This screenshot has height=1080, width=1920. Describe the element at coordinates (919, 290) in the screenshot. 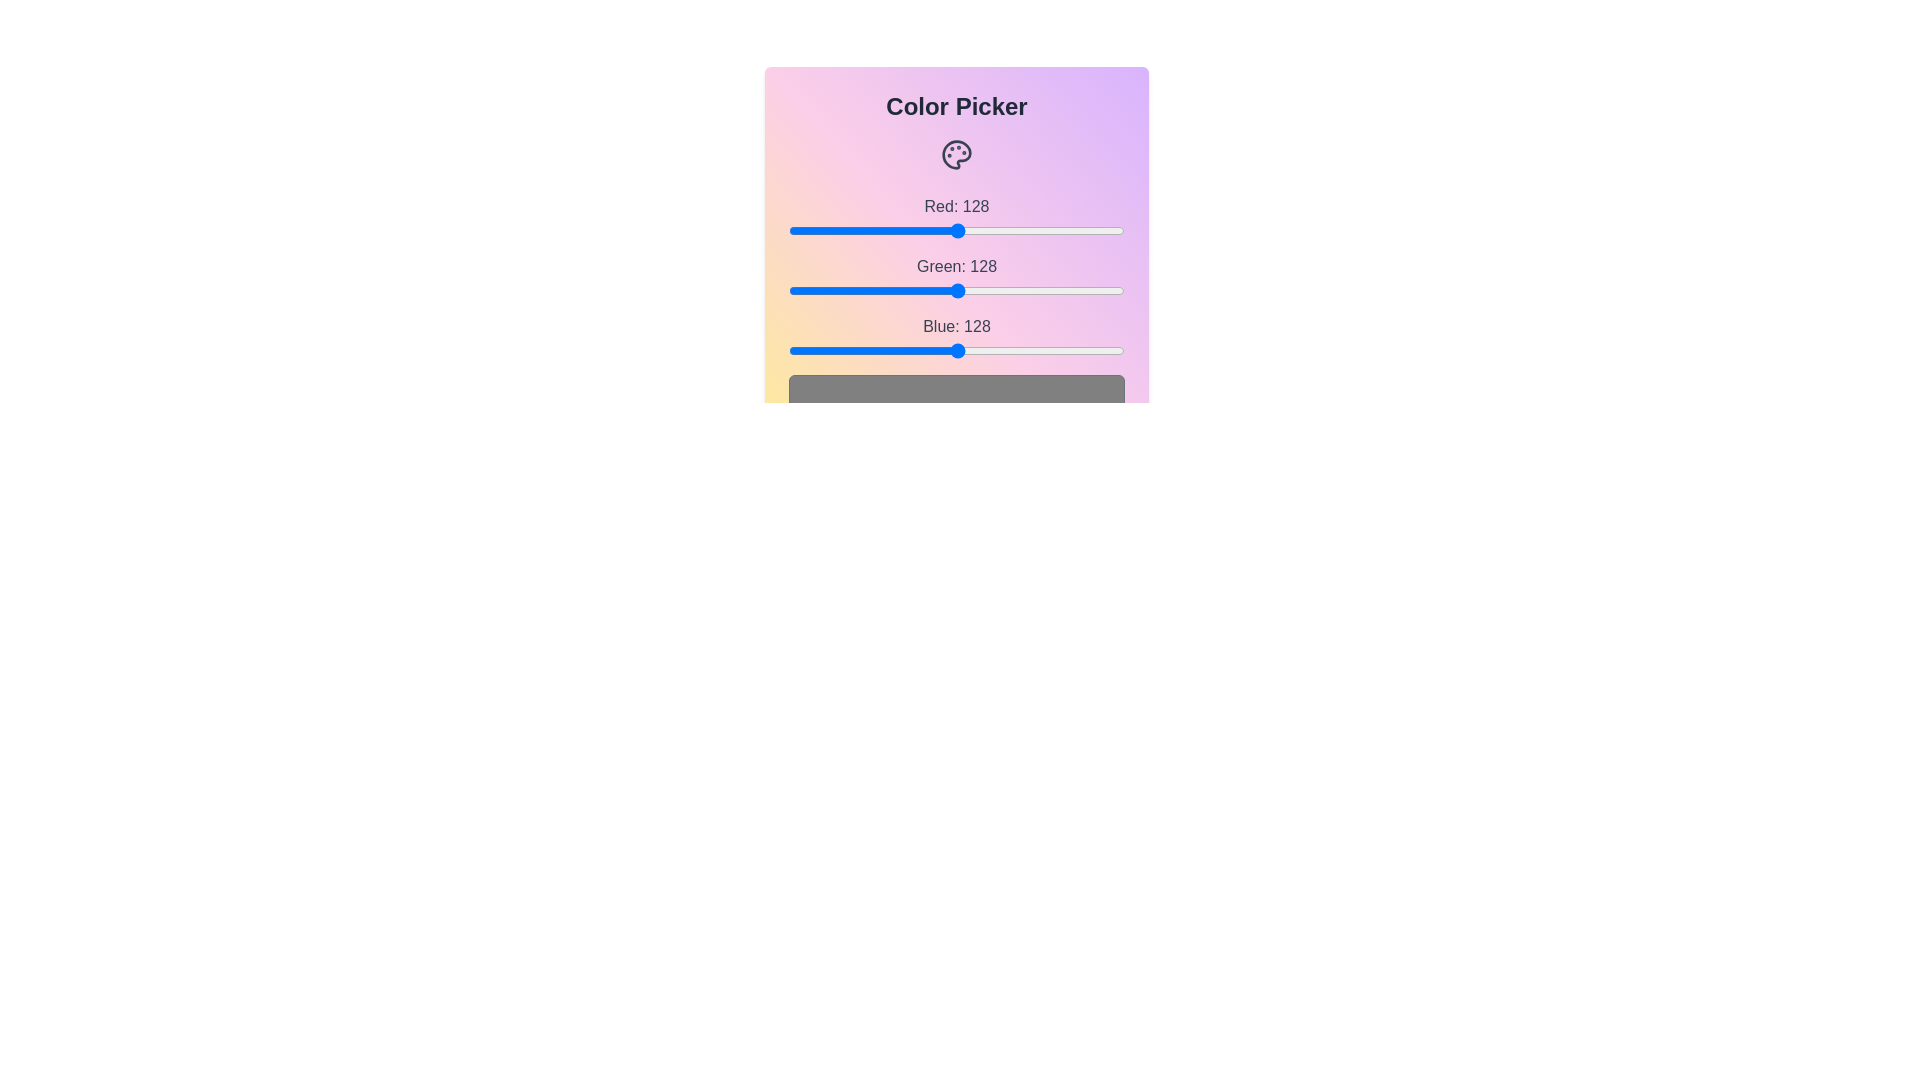

I see `the green slider to set the green channel value to 100` at that location.